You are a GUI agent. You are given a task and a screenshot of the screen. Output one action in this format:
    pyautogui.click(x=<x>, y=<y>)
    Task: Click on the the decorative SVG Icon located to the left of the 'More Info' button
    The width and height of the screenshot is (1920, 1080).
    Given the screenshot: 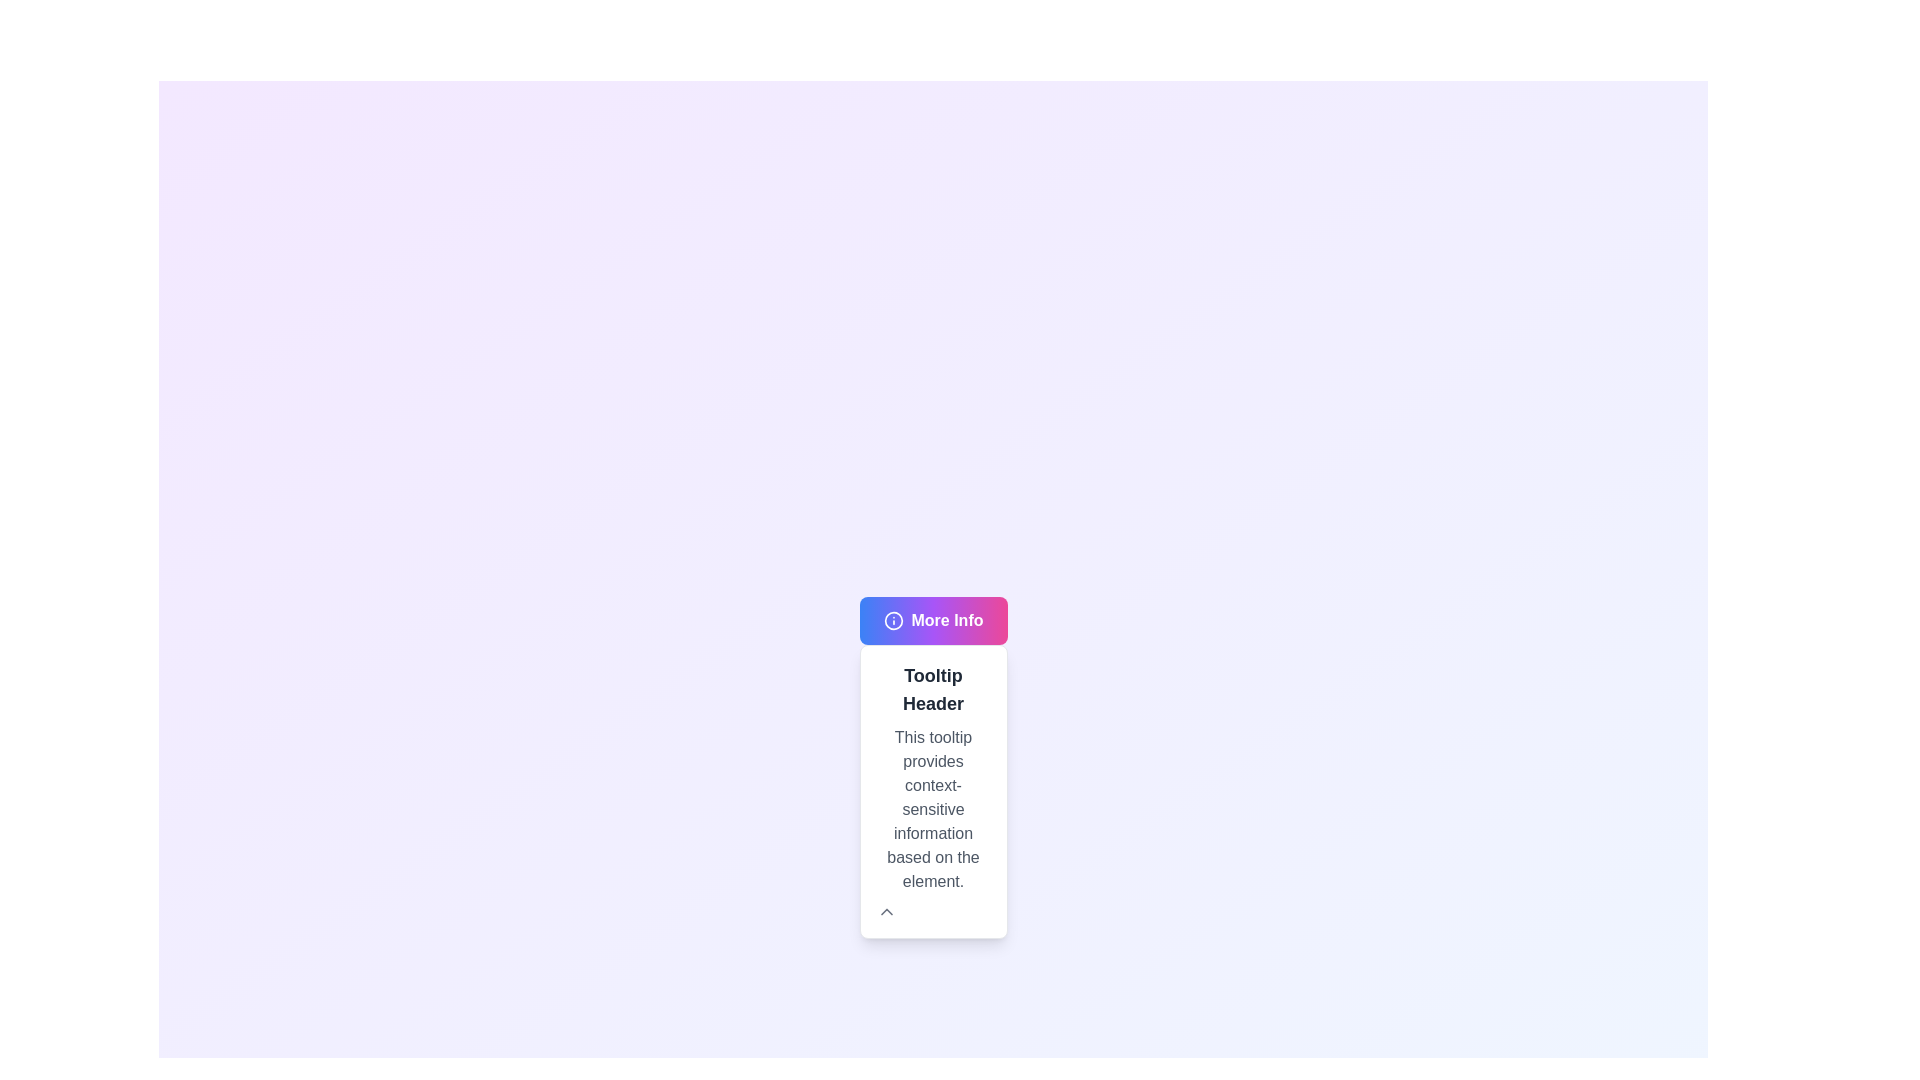 What is the action you would take?
    pyautogui.click(x=892, y=620)
    